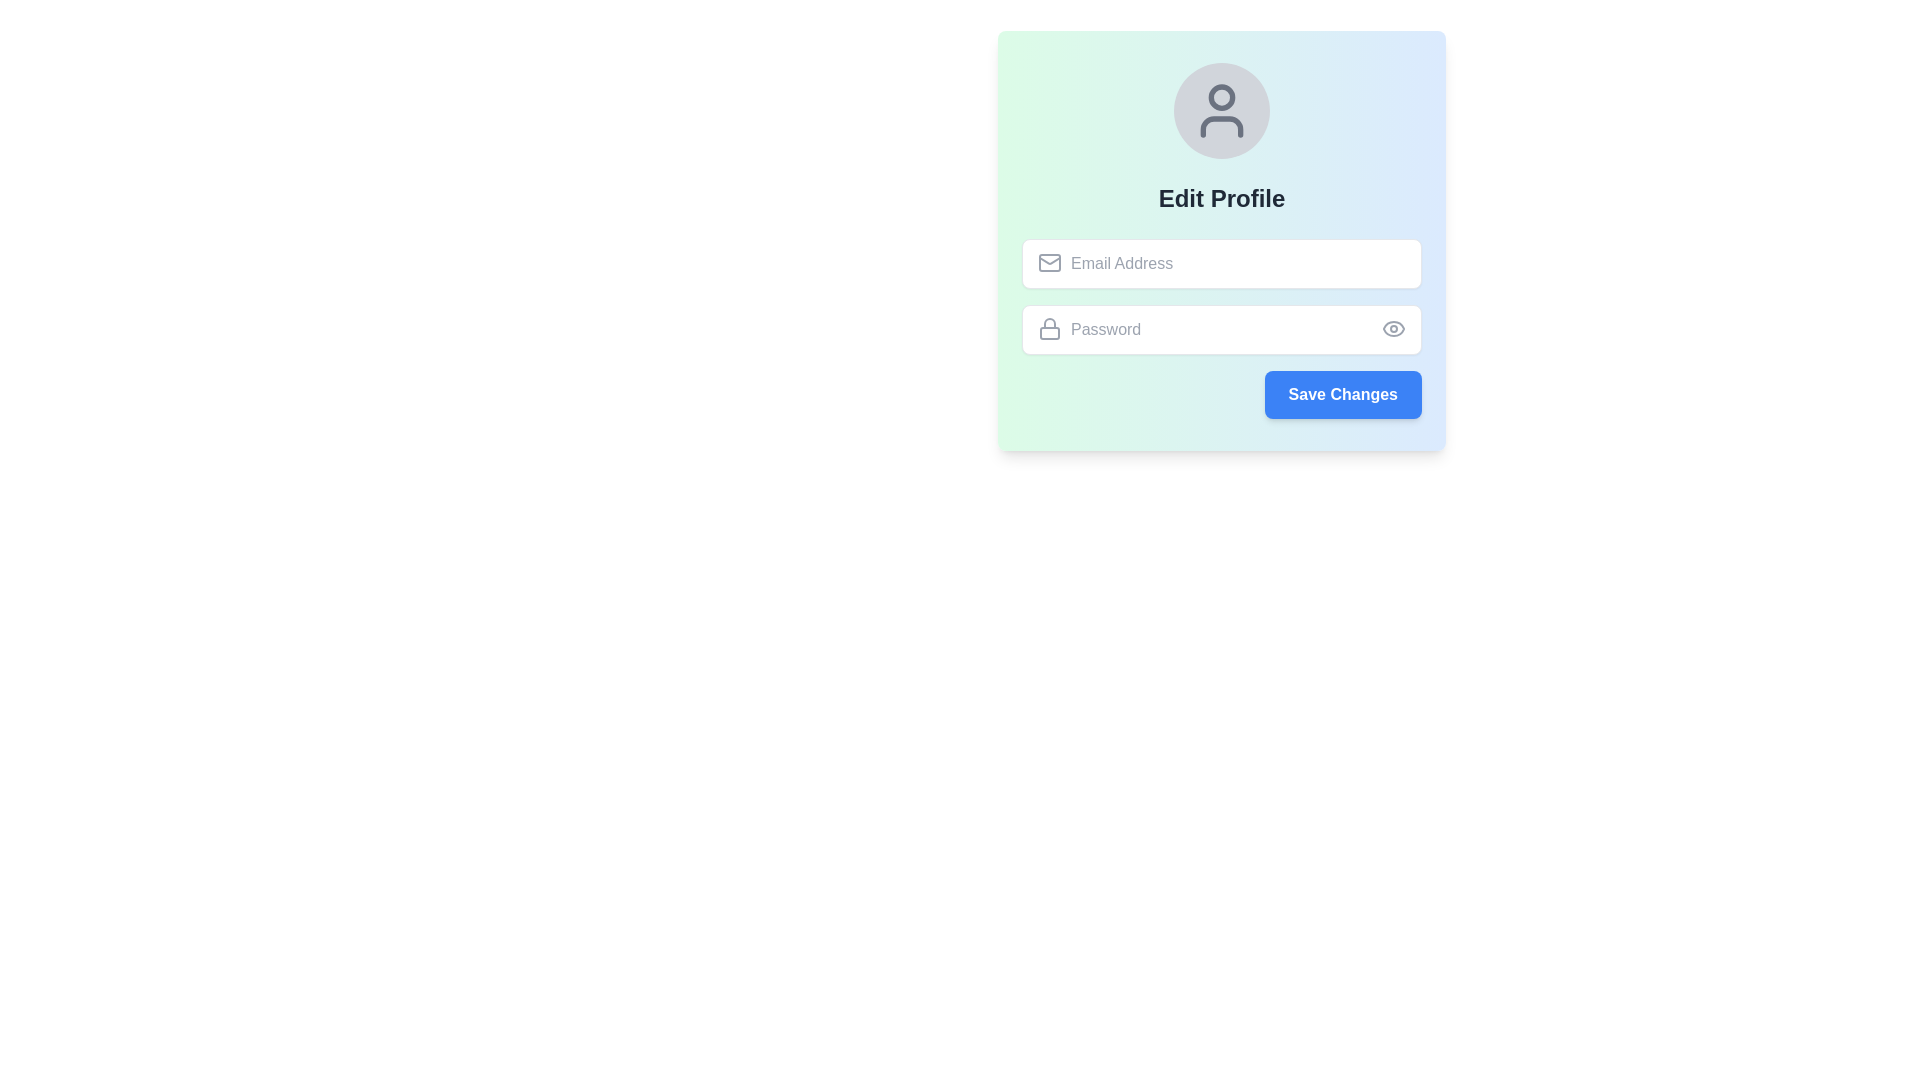 The height and width of the screenshot is (1080, 1920). I want to click on the 'Submit' button located at the bottom right of the profile editing interface, so click(1343, 394).